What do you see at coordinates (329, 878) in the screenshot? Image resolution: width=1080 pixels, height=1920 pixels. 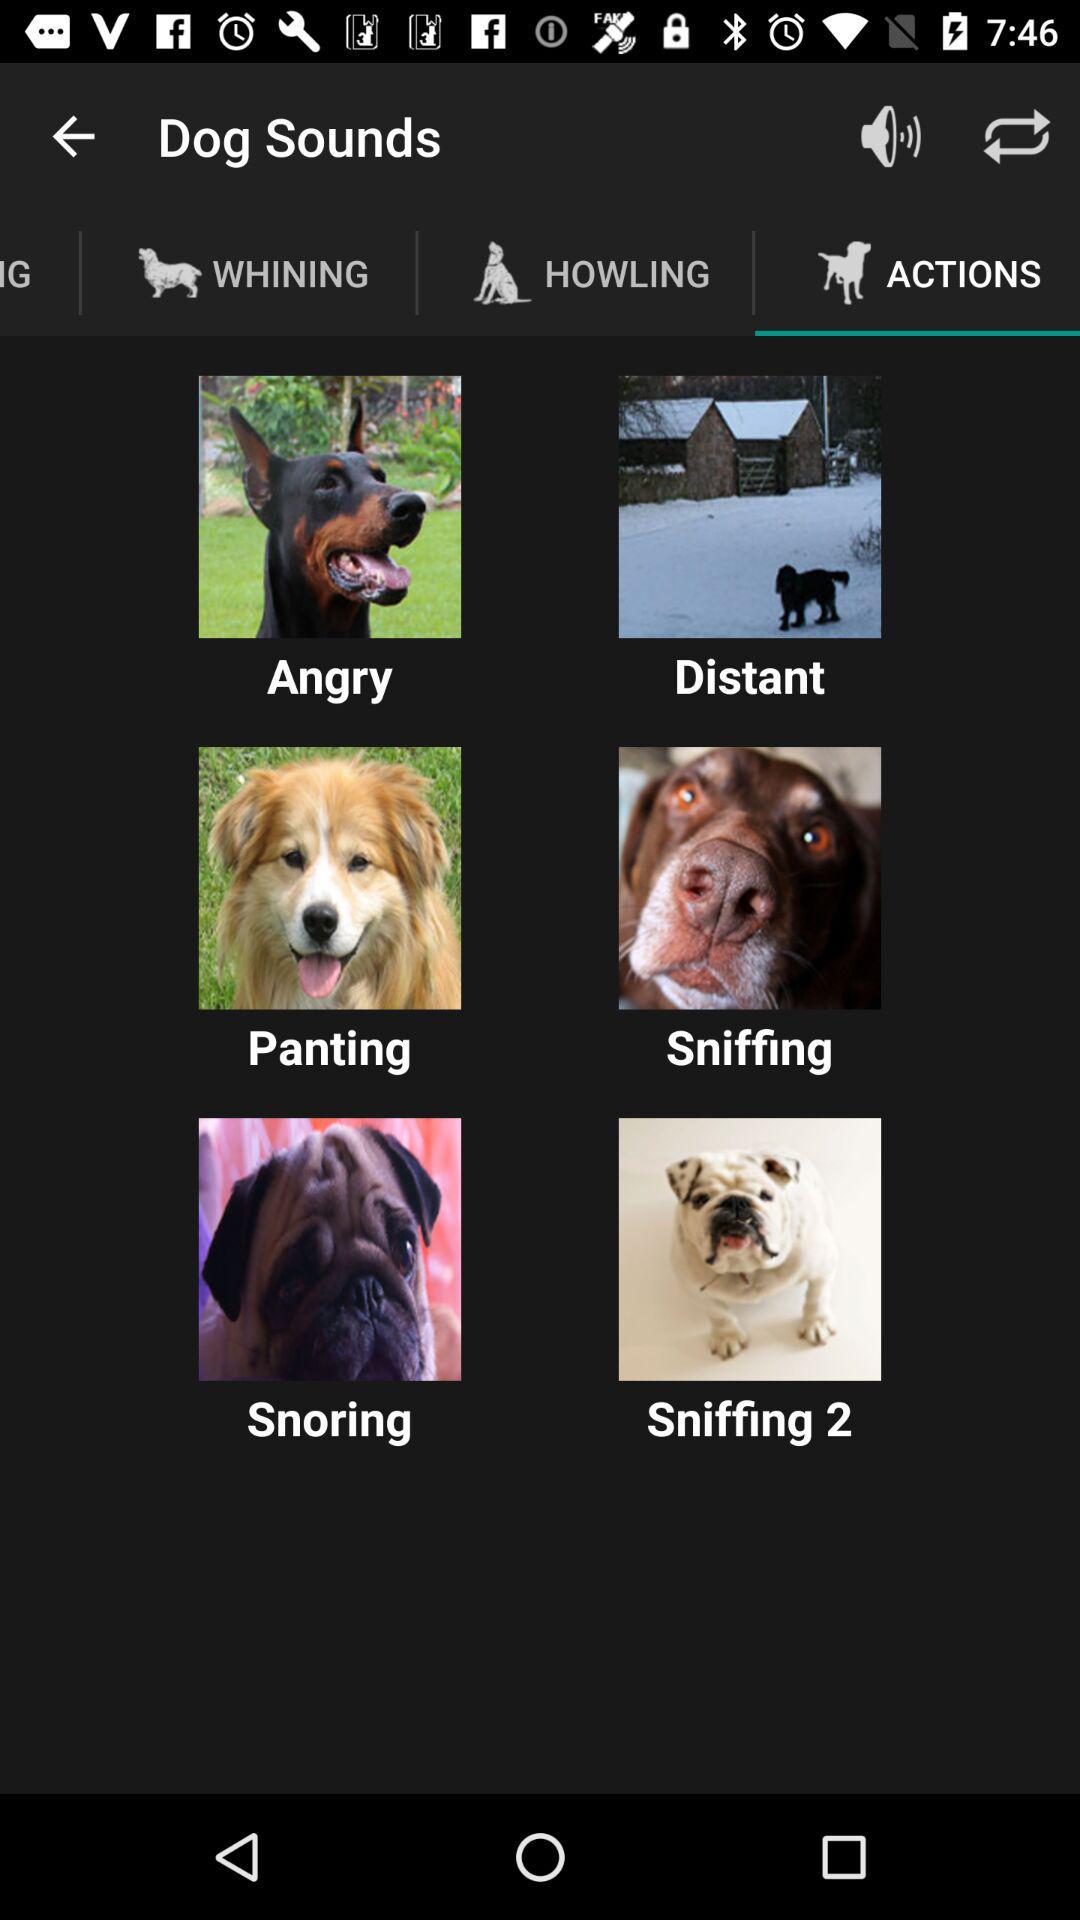 I see `panting dog sound` at bounding box center [329, 878].